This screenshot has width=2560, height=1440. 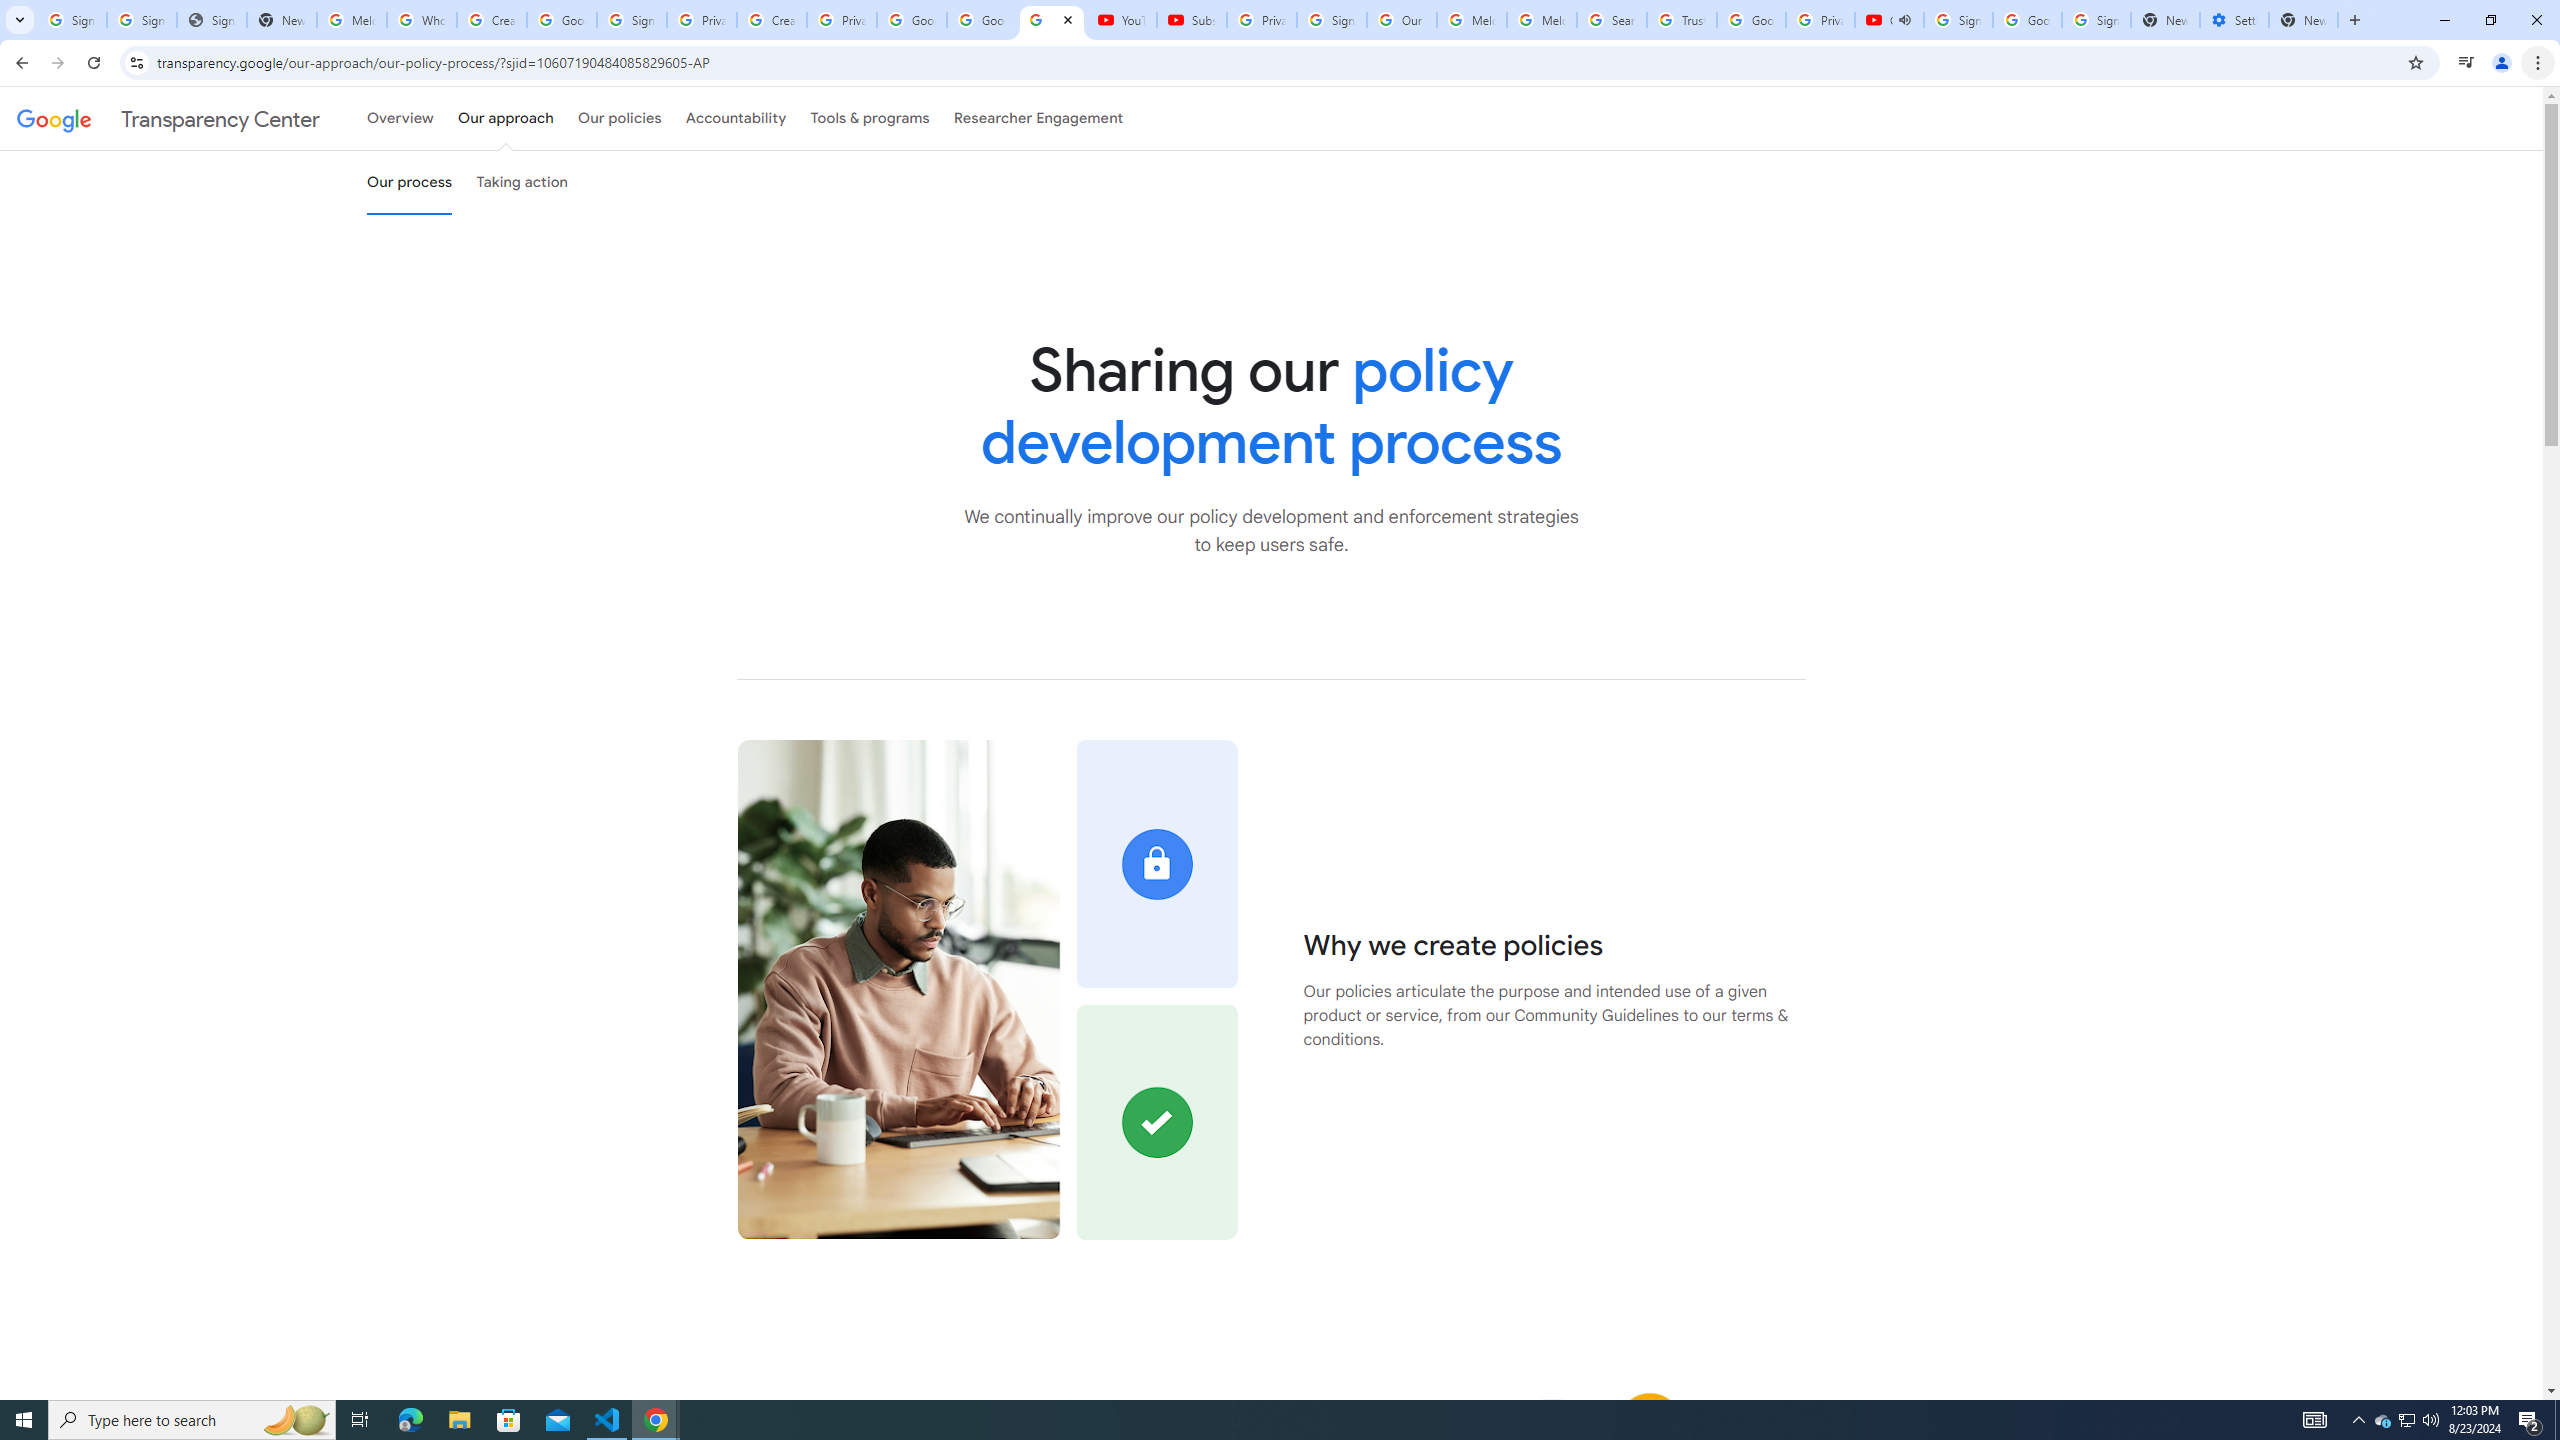 What do you see at coordinates (1039, 118) in the screenshot?
I see `'Researcher Engagement'` at bounding box center [1039, 118].